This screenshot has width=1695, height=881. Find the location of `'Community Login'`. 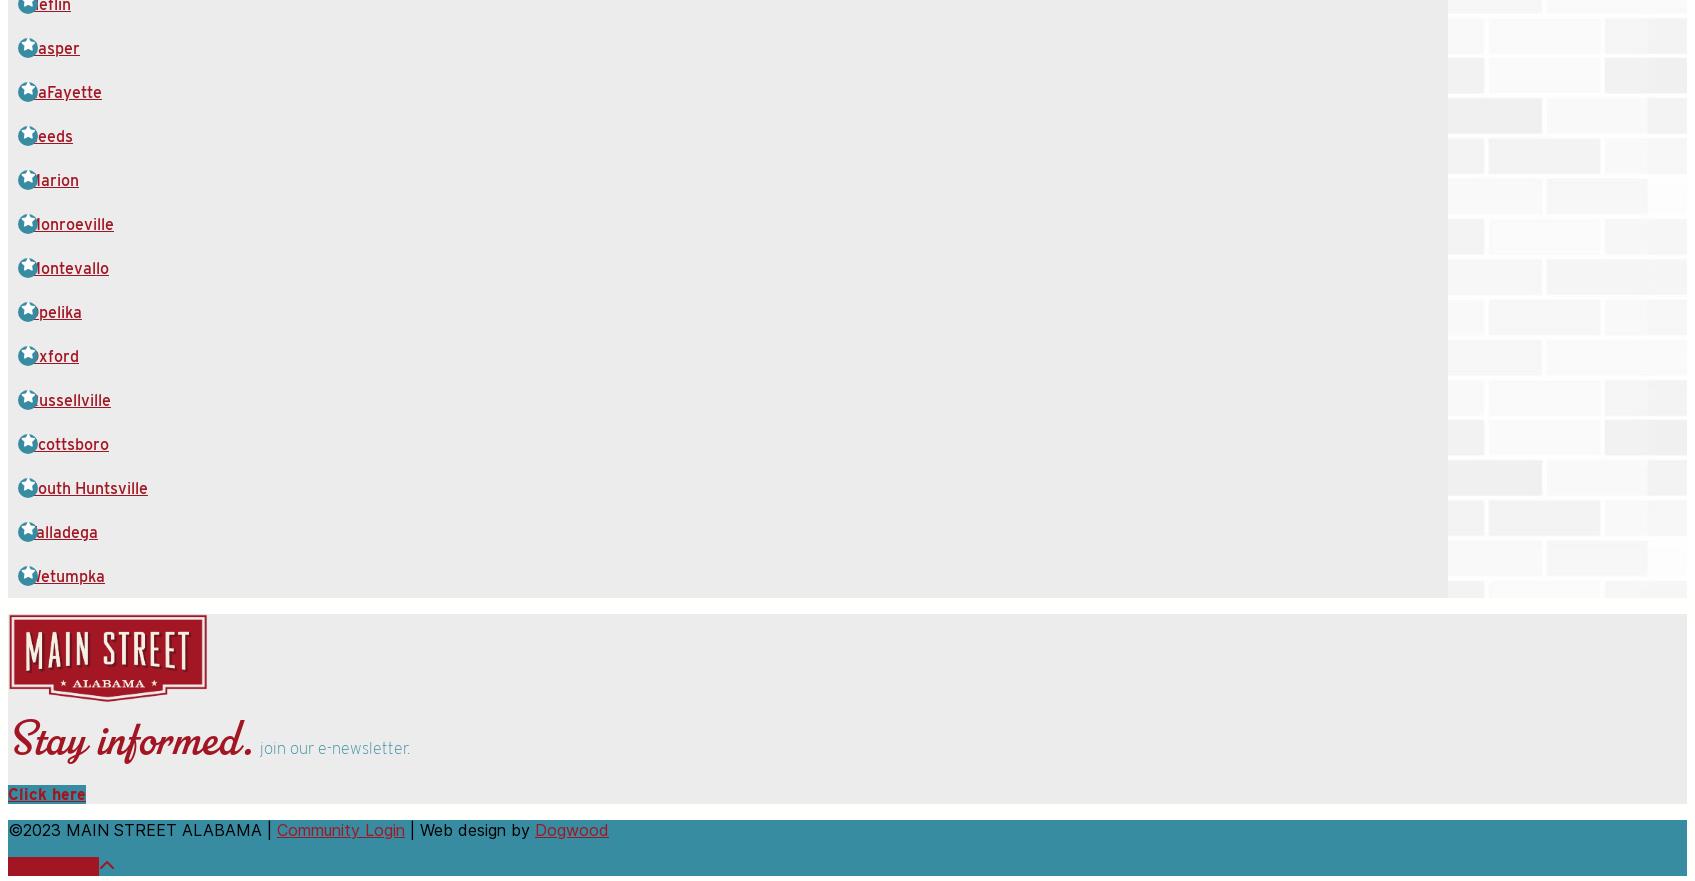

'Community Login' is located at coordinates (340, 828).